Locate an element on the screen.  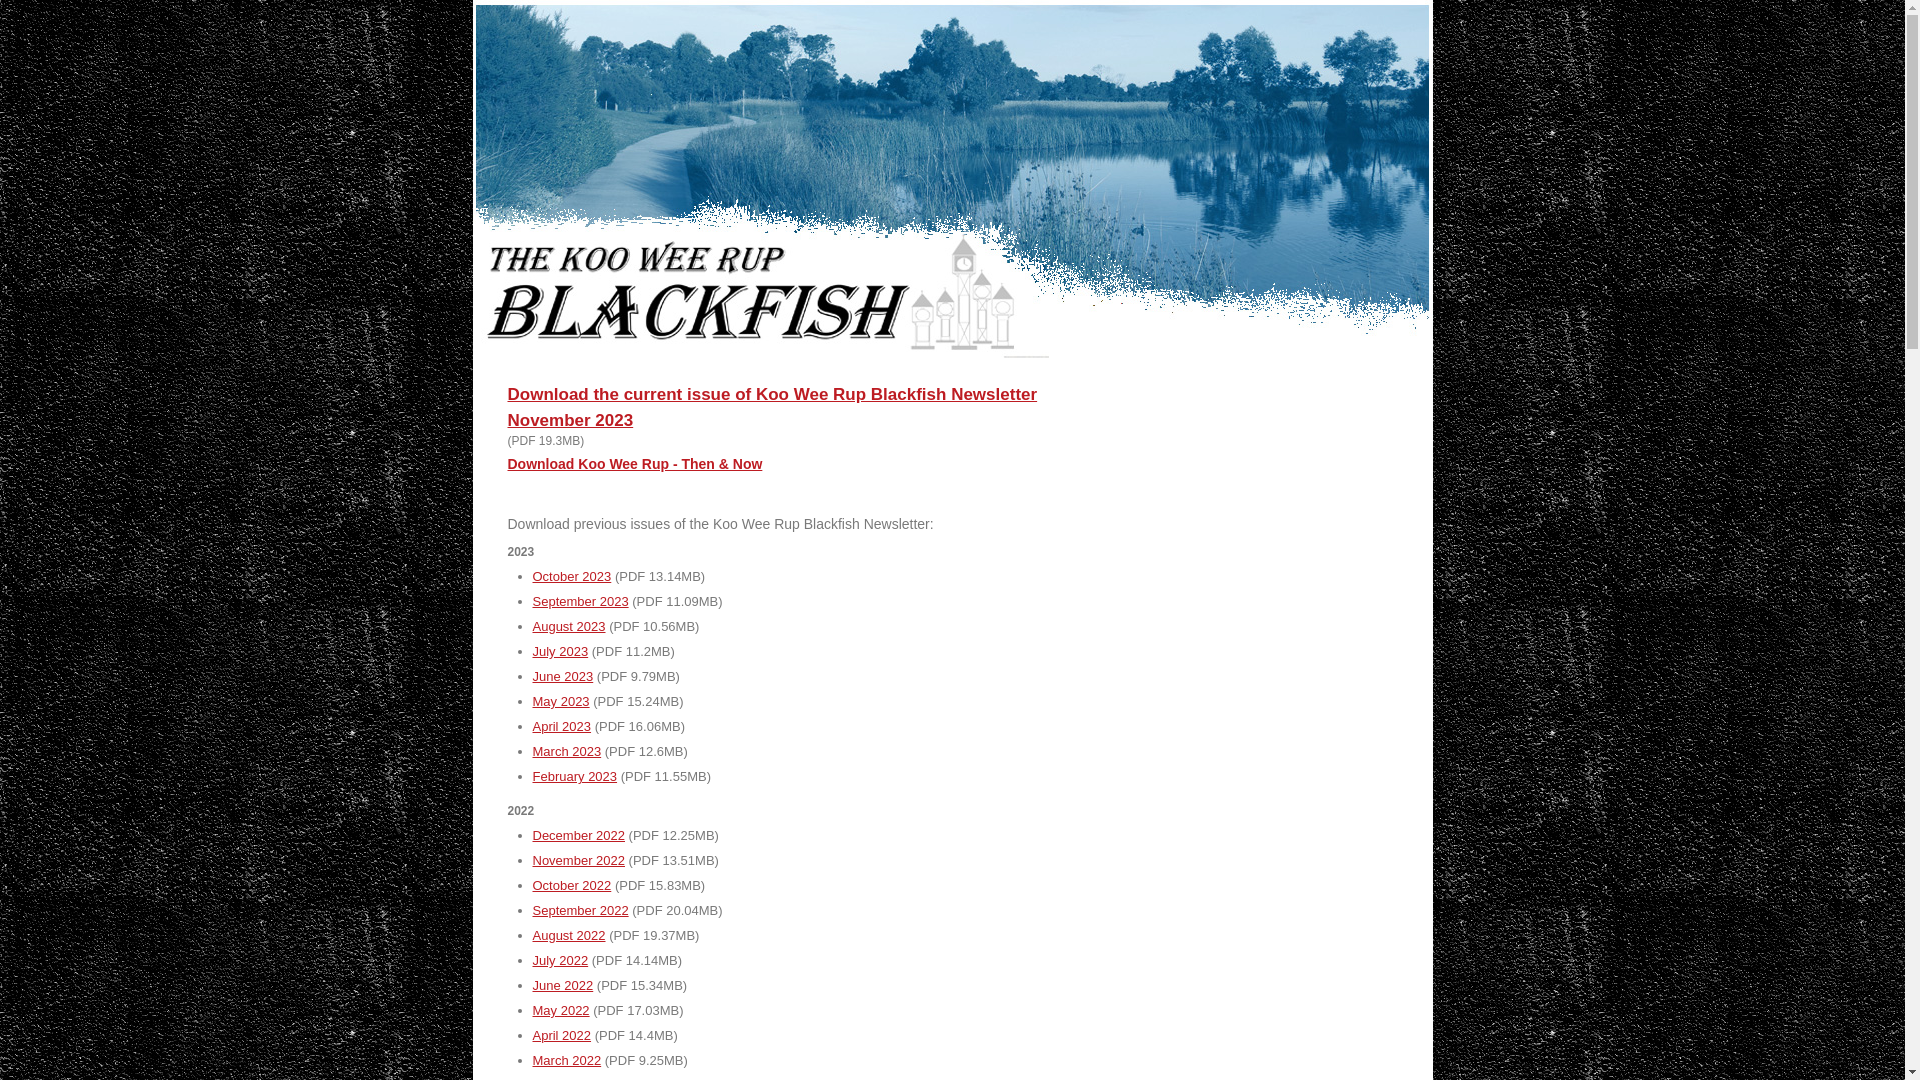
'Download Koo Wee Rup - Then & Now' is located at coordinates (634, 463).